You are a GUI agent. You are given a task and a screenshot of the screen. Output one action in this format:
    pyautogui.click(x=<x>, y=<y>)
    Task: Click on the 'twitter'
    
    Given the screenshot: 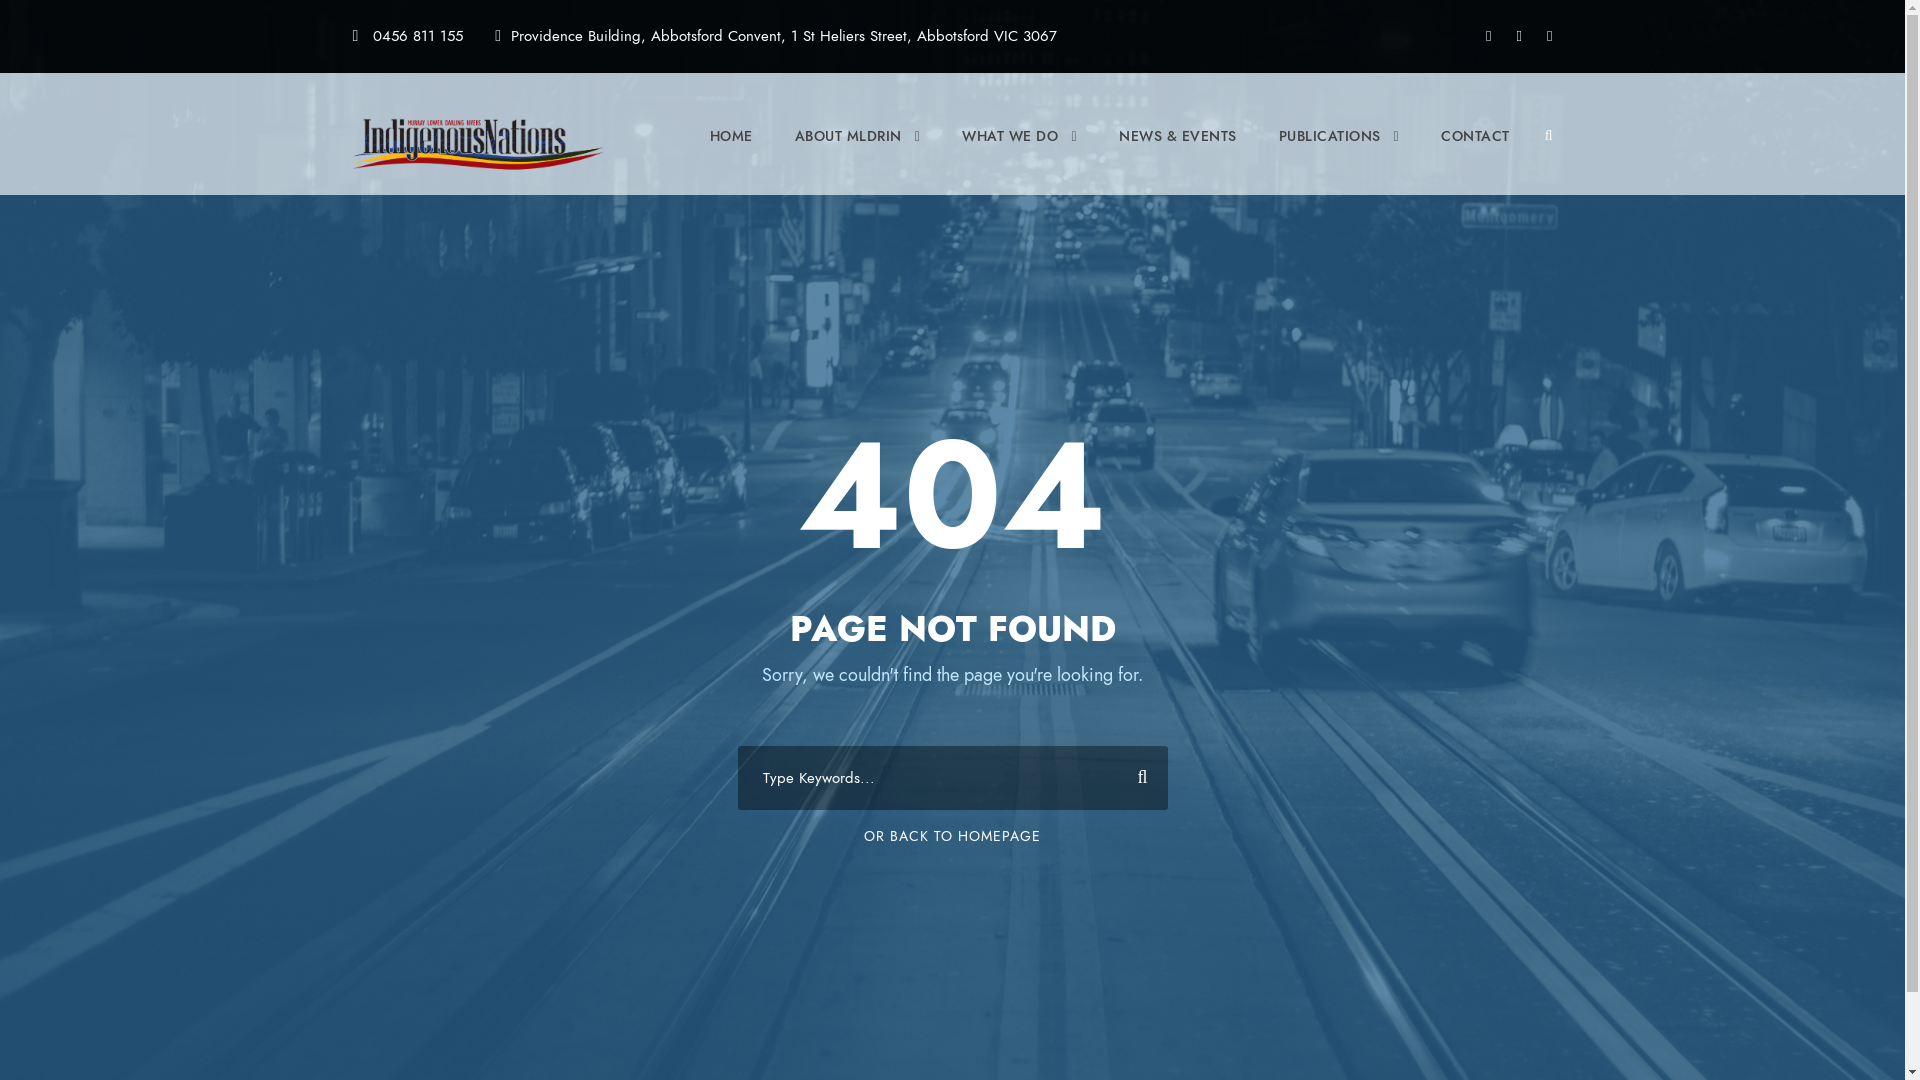 What is the action you would take?
    pyautogui.click(x=1519, y=35)
    